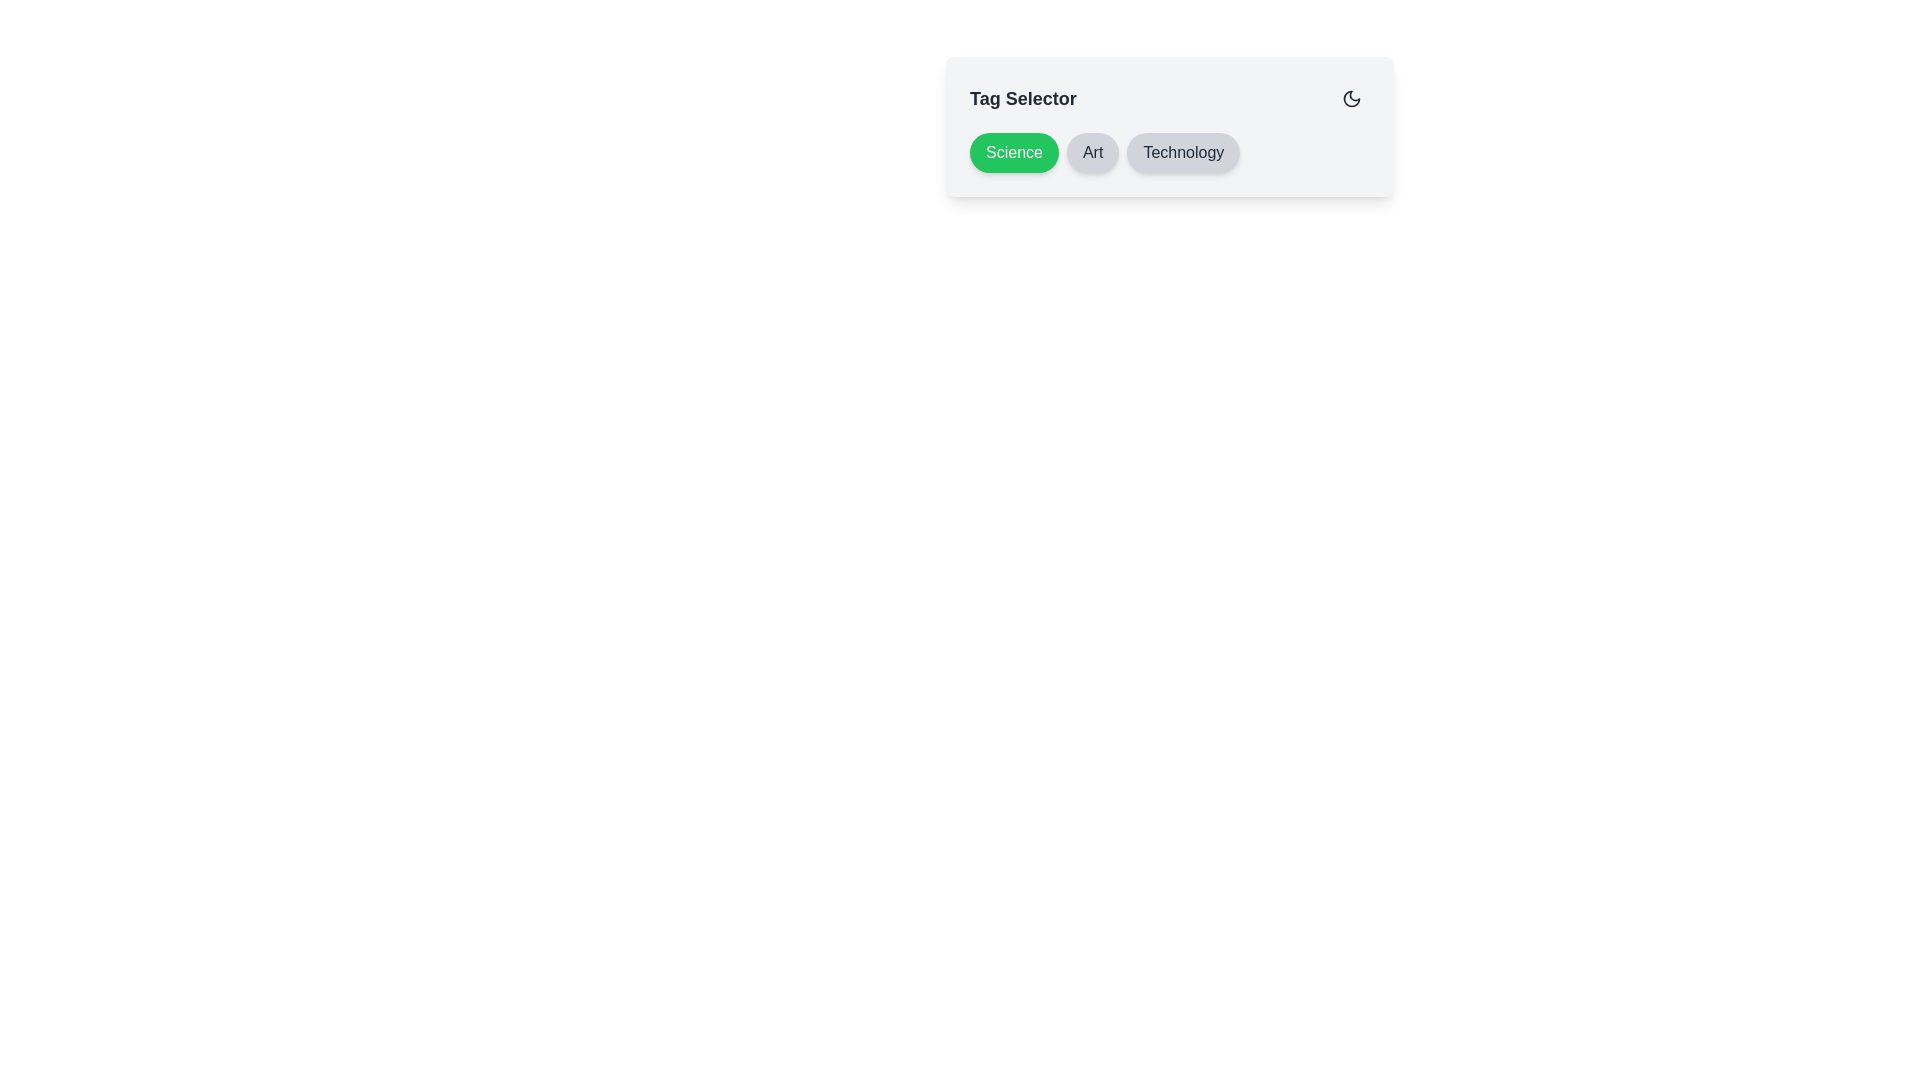 The image size is (1920, 1080). I want to click on button with the moon icon to toggle between light and dark modes, so click(1352, 99).